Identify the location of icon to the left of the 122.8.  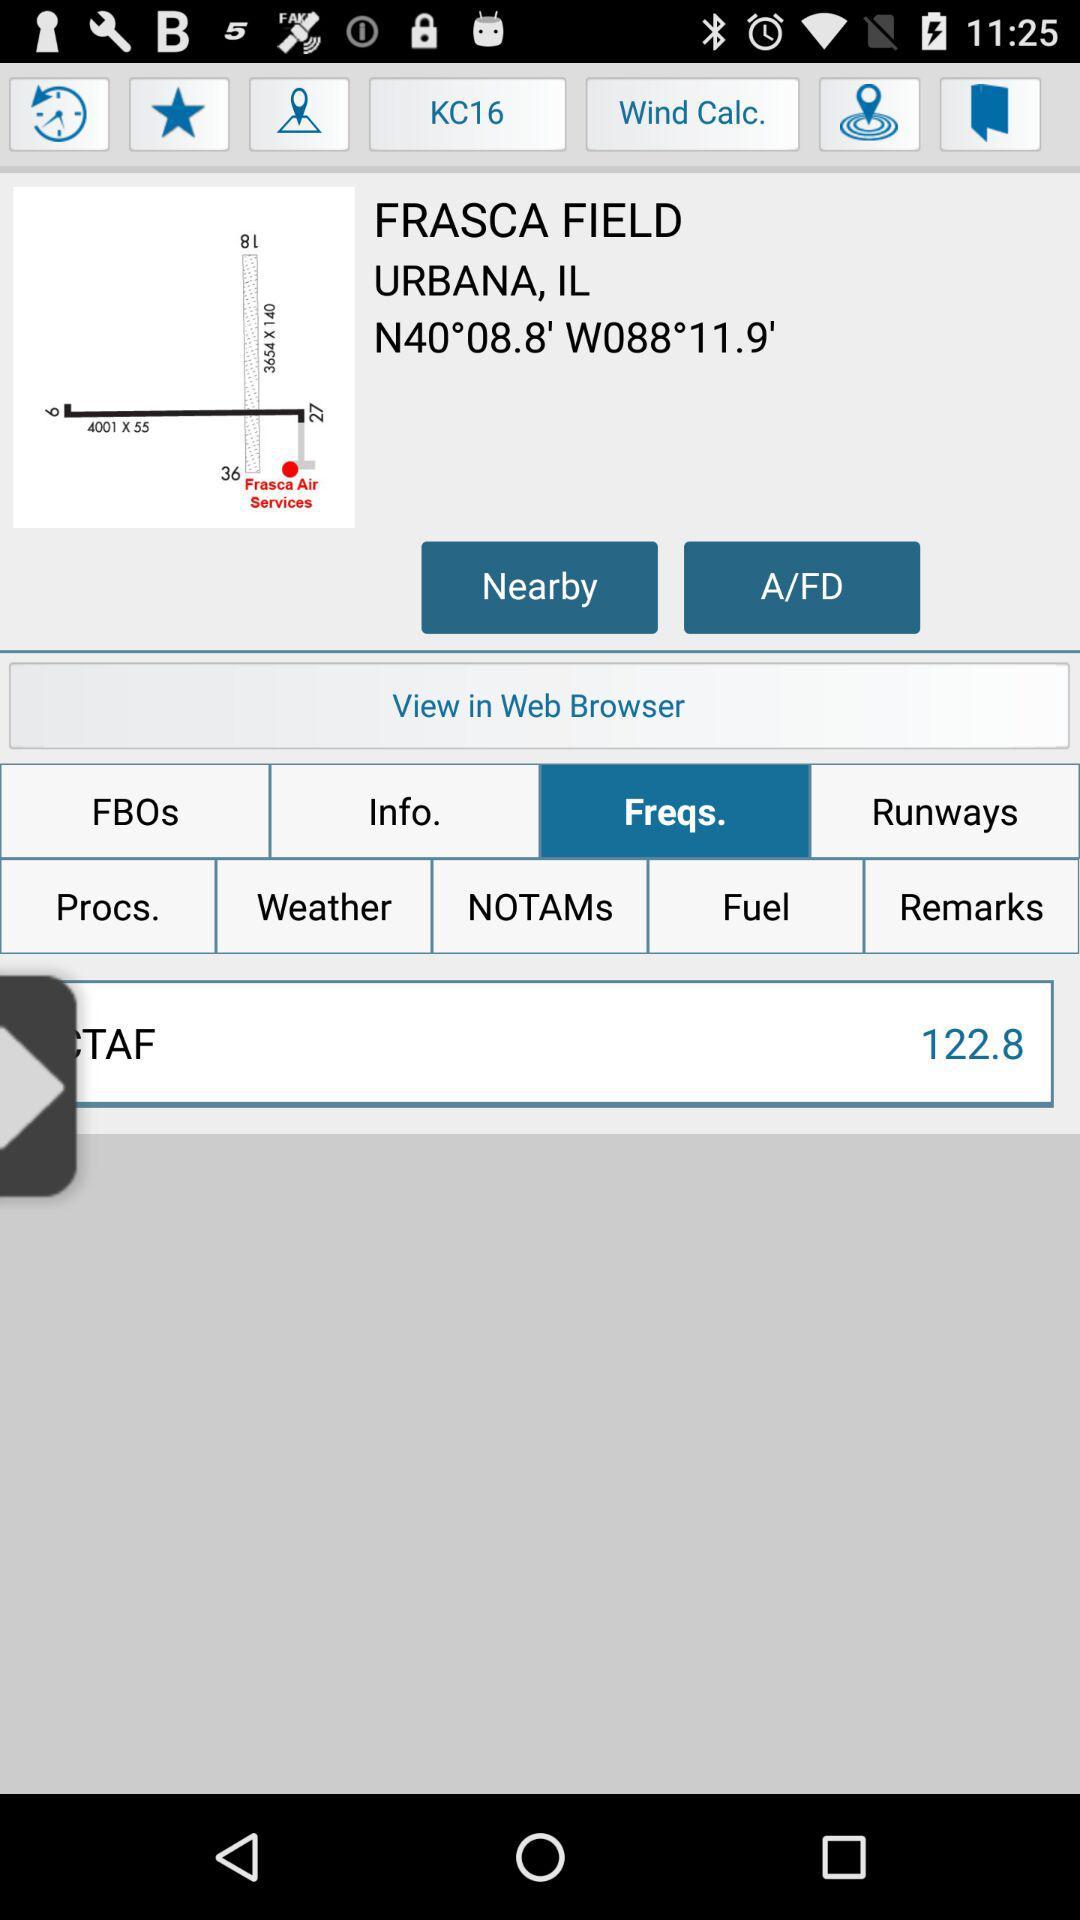
(47, 1083).